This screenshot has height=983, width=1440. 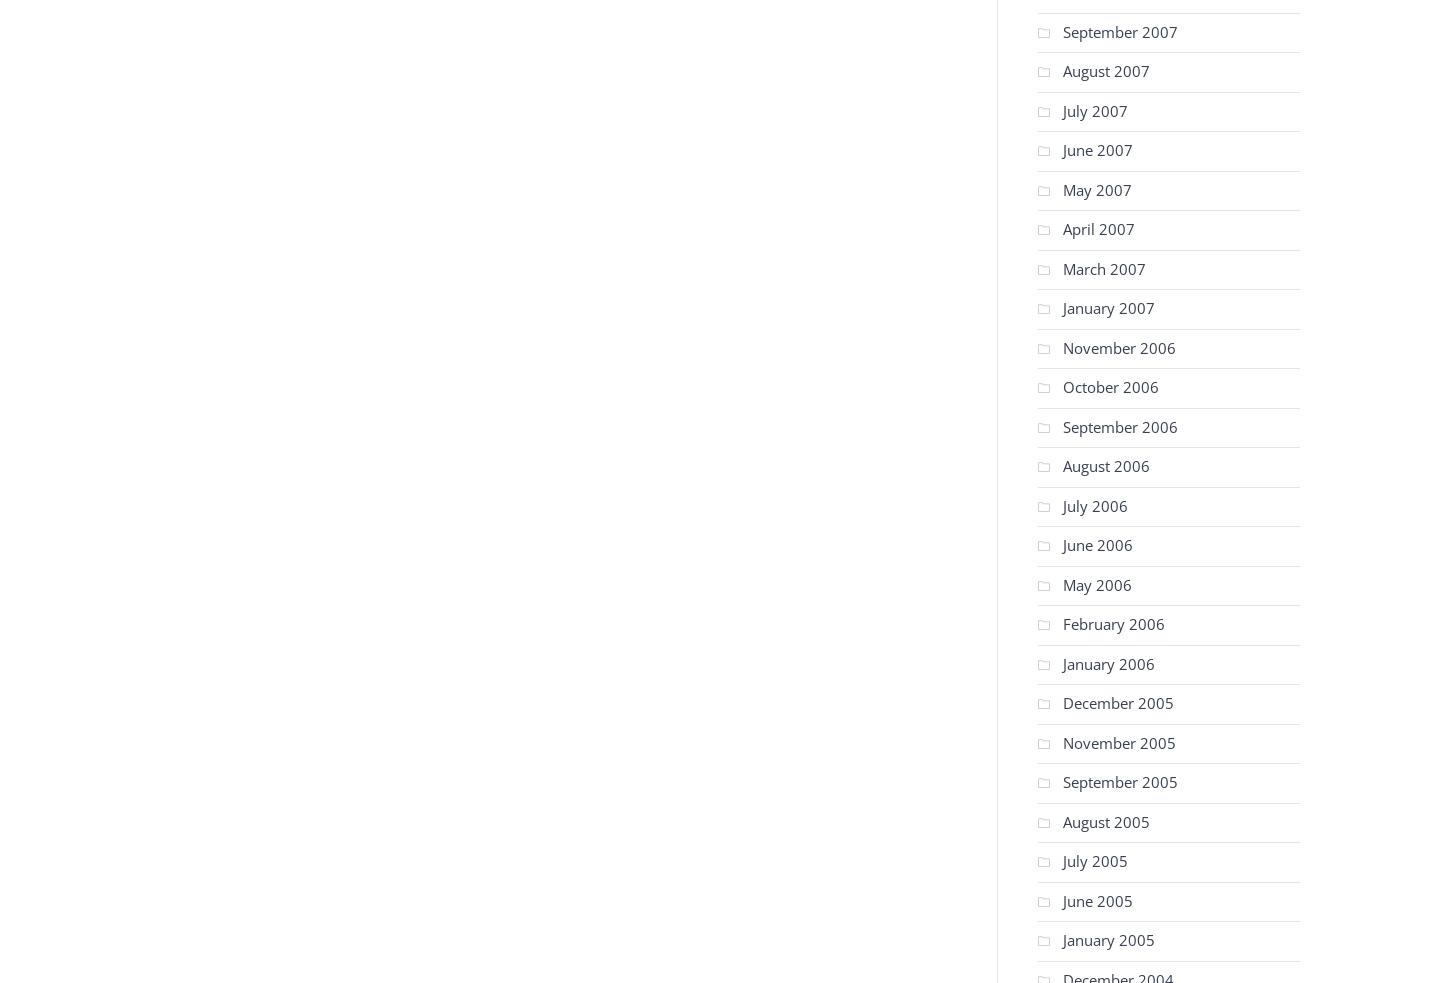 What do you see at coordinates (1097, 900) in the screenshot?
I see `'June 2005'` at bounding box center [1097, 900].